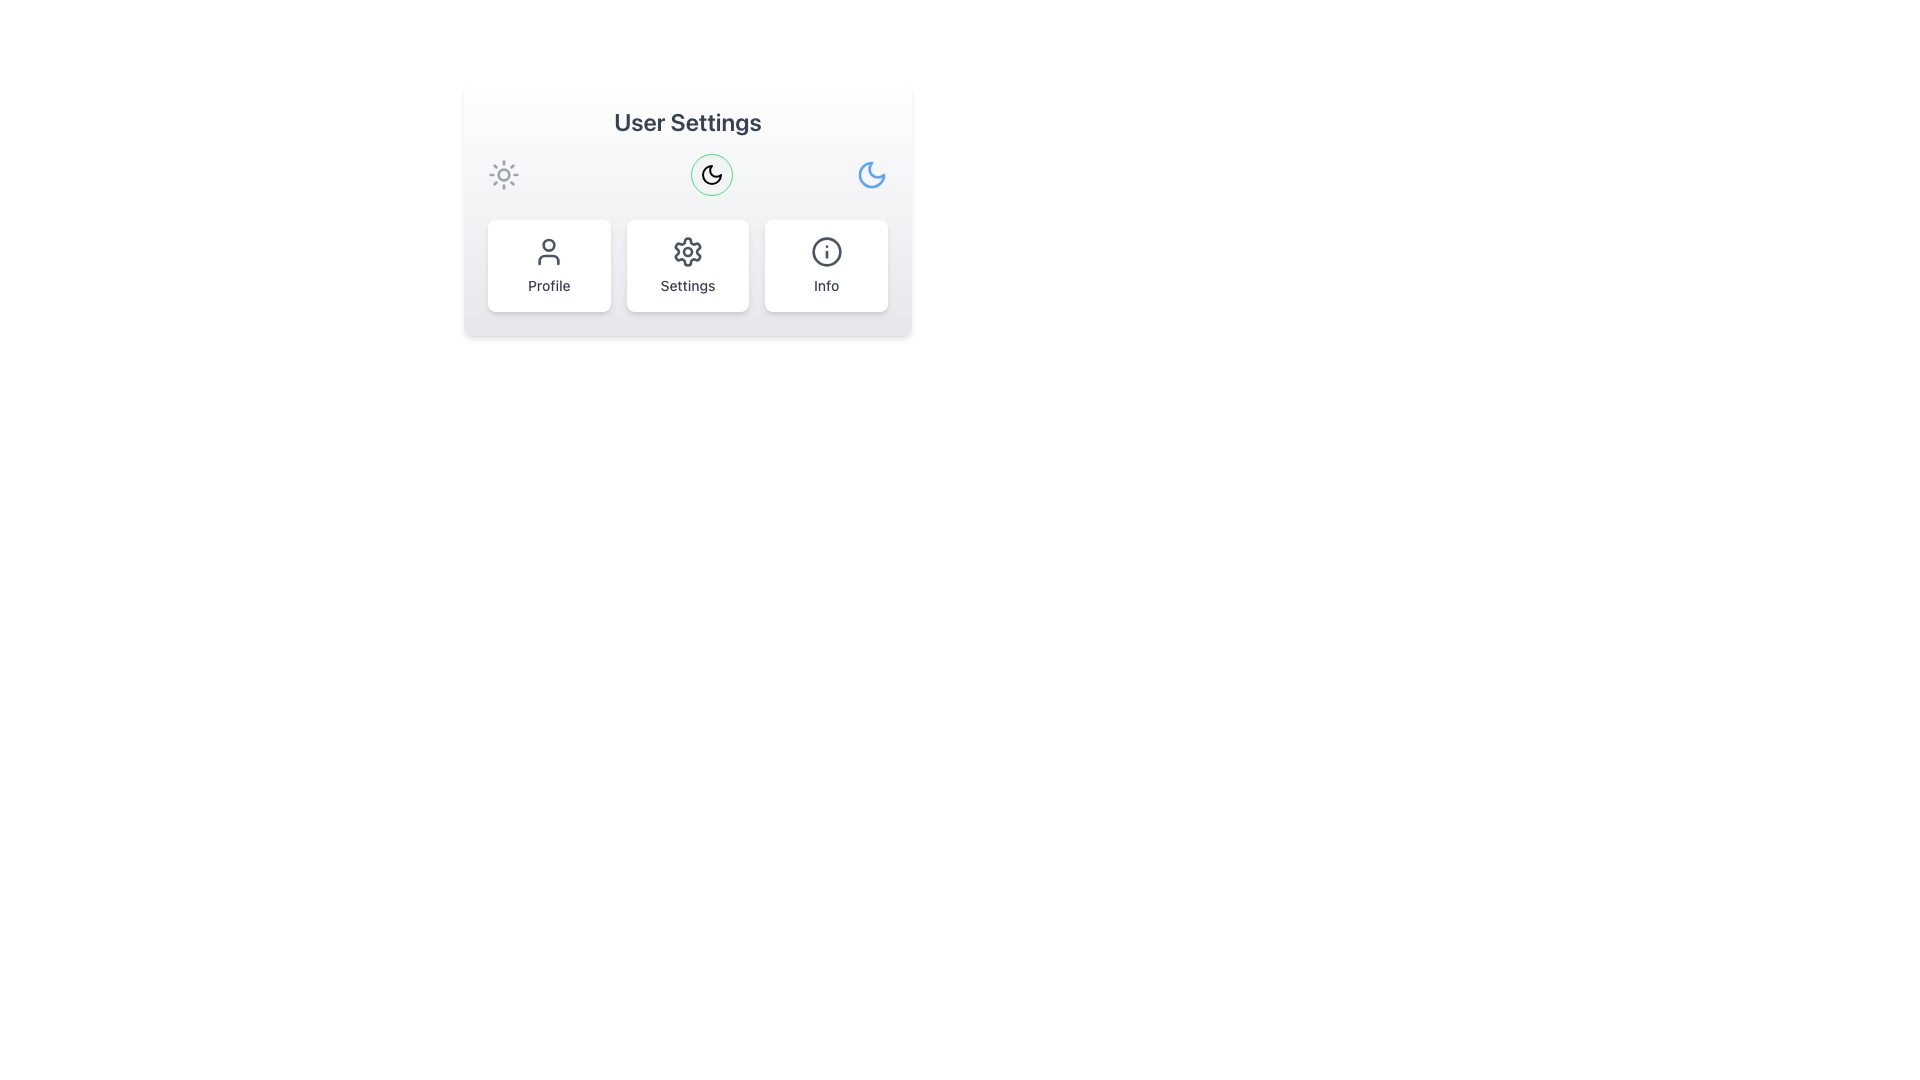 The height and width of the screenshot is (1080, 1920). I want to click on the theme-setting icon located at the far right of a horizontal row of three icons, which is designed, so click(872, 173).